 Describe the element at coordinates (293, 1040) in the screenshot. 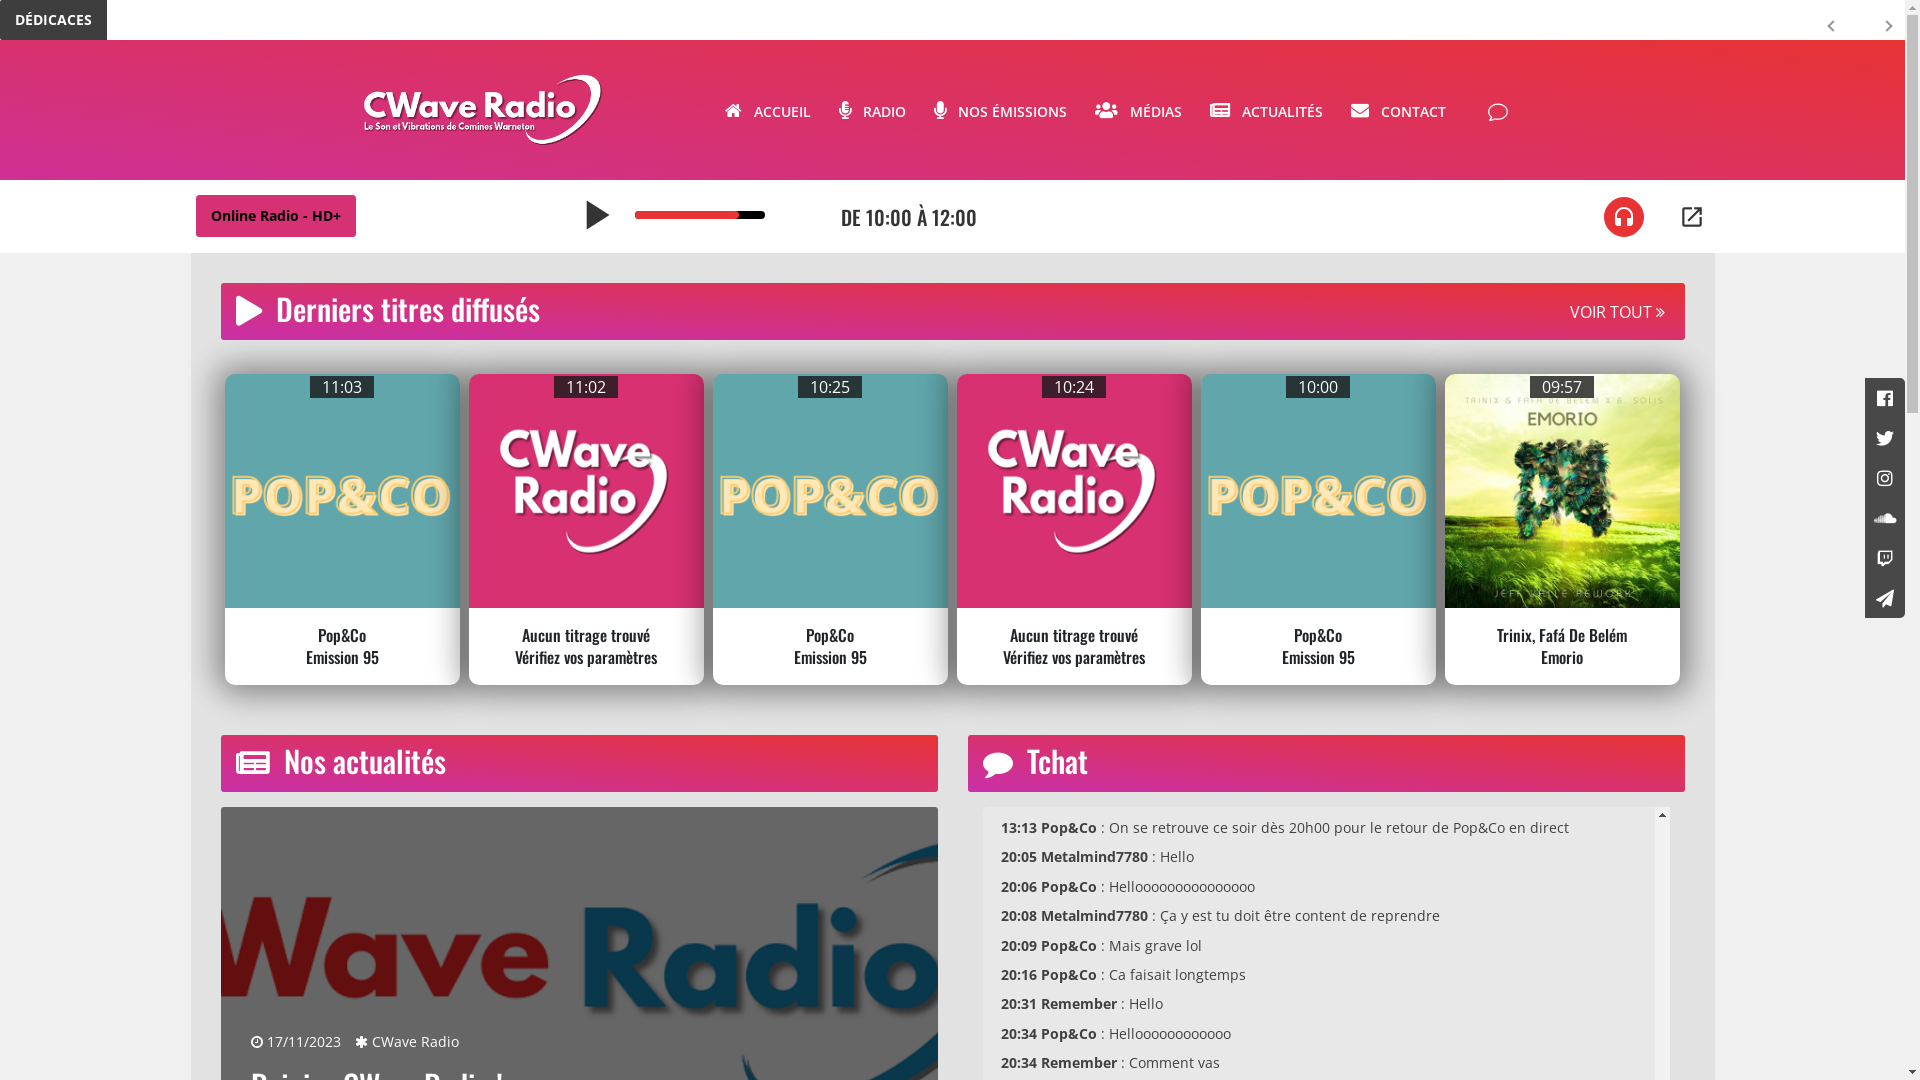

I see `'17/11/2023'` at that location.